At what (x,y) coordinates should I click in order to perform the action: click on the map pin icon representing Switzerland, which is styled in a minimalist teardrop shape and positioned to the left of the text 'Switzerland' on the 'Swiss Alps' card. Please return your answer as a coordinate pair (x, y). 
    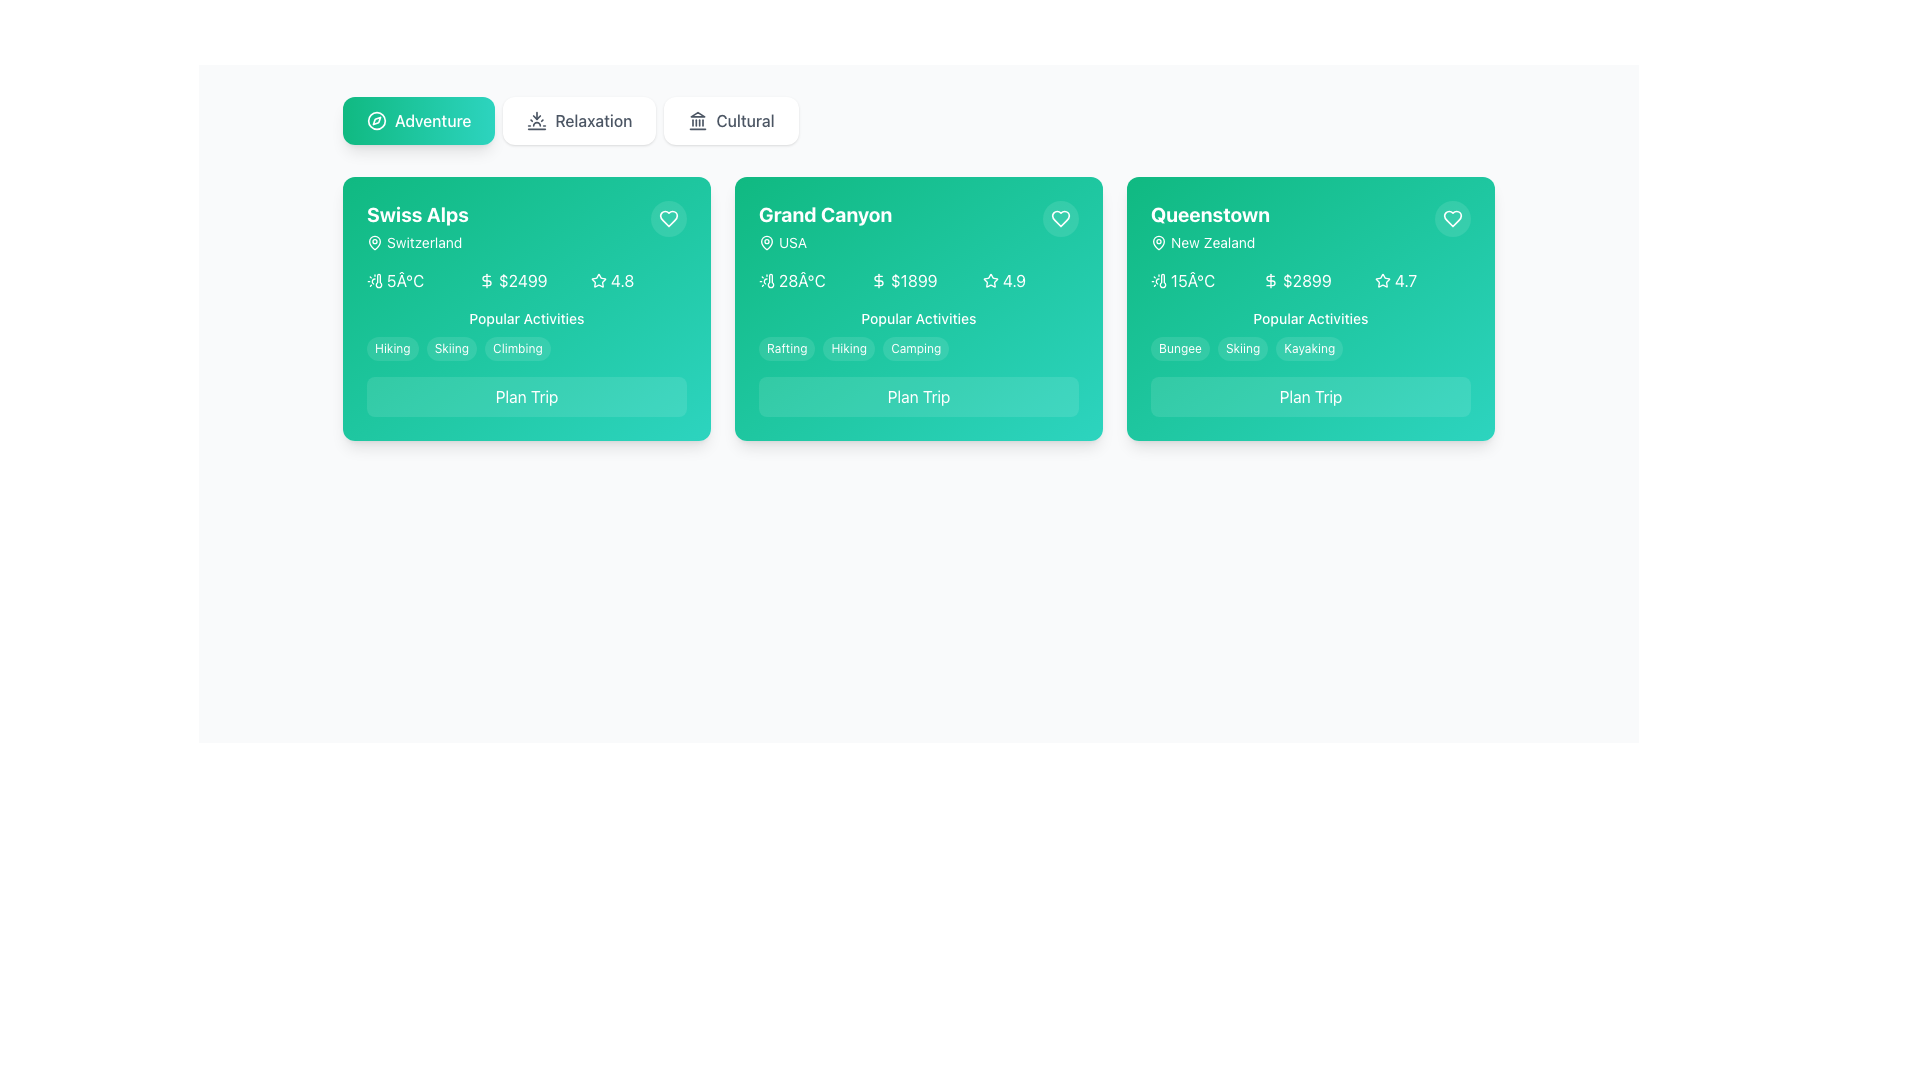
    Looking at the image, I should click on (374, 242).